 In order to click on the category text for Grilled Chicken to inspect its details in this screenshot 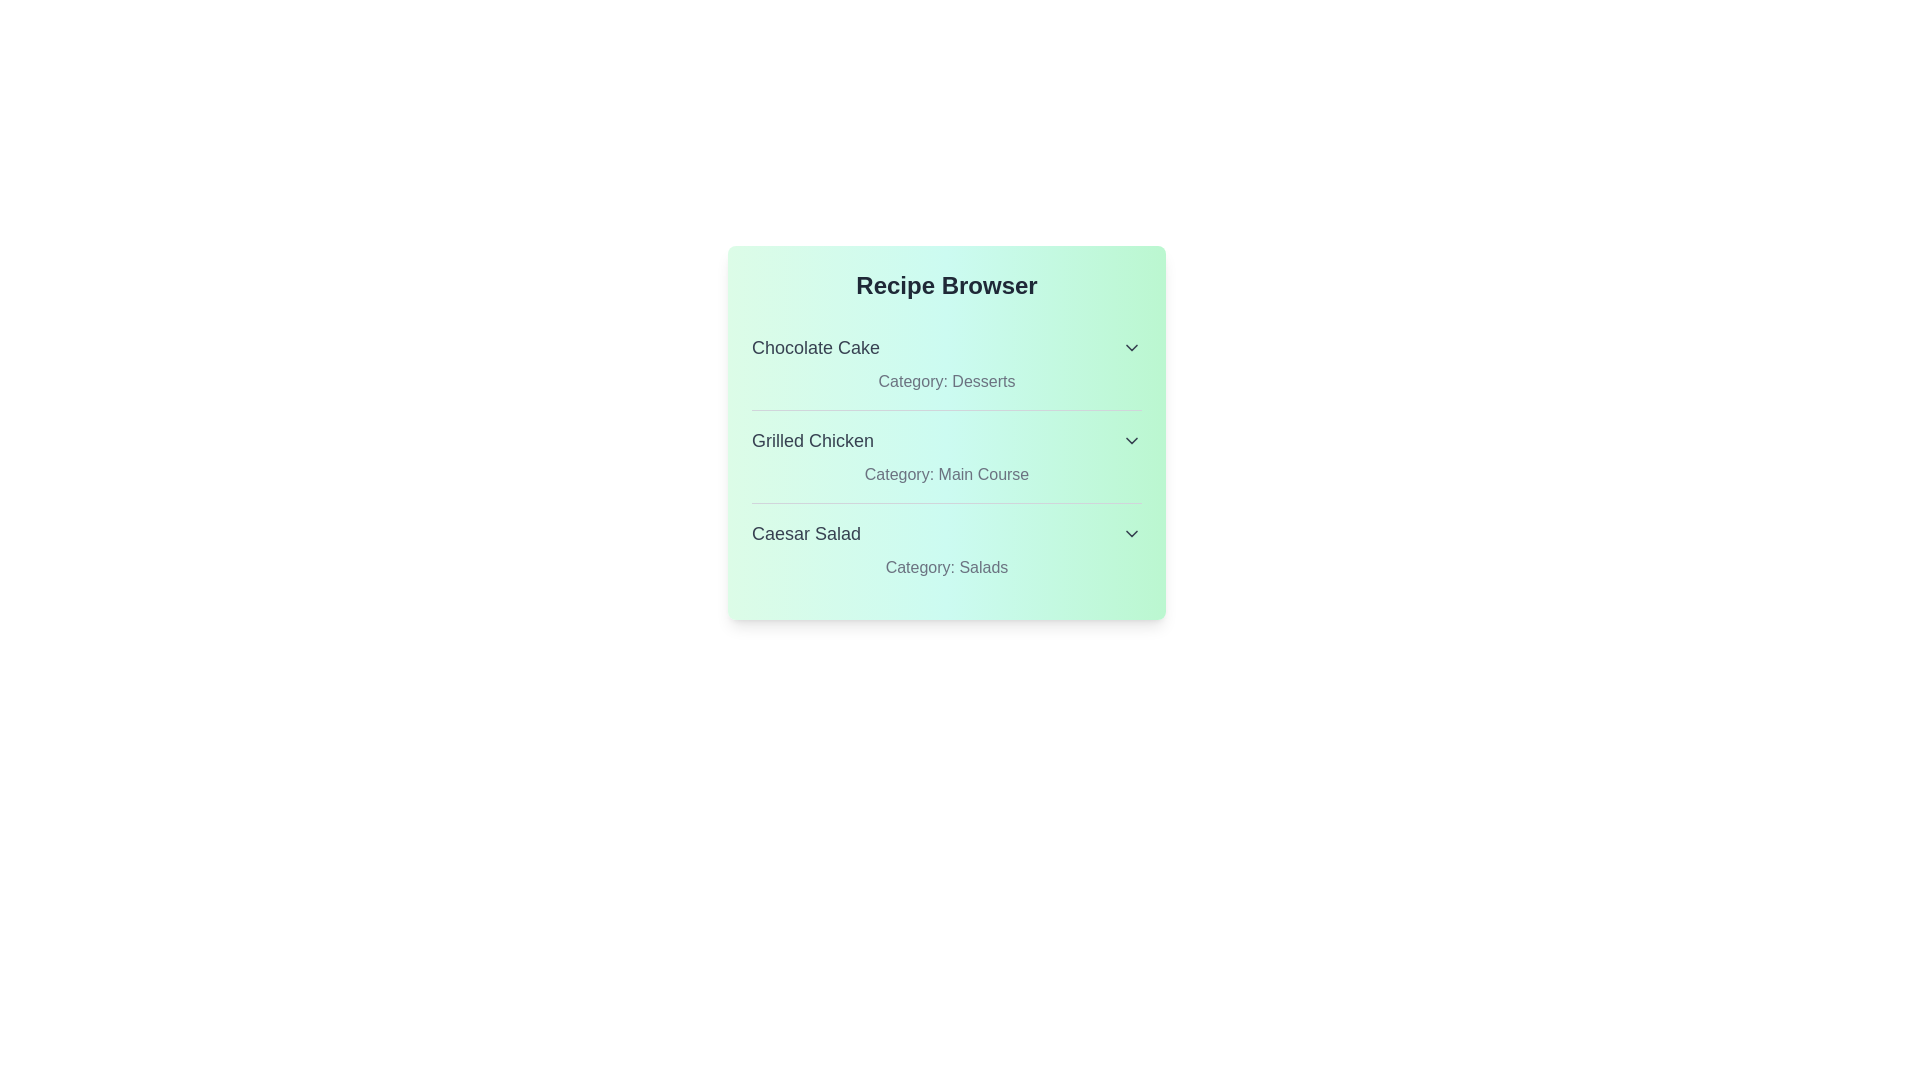, I will do `click(945, 474)`.